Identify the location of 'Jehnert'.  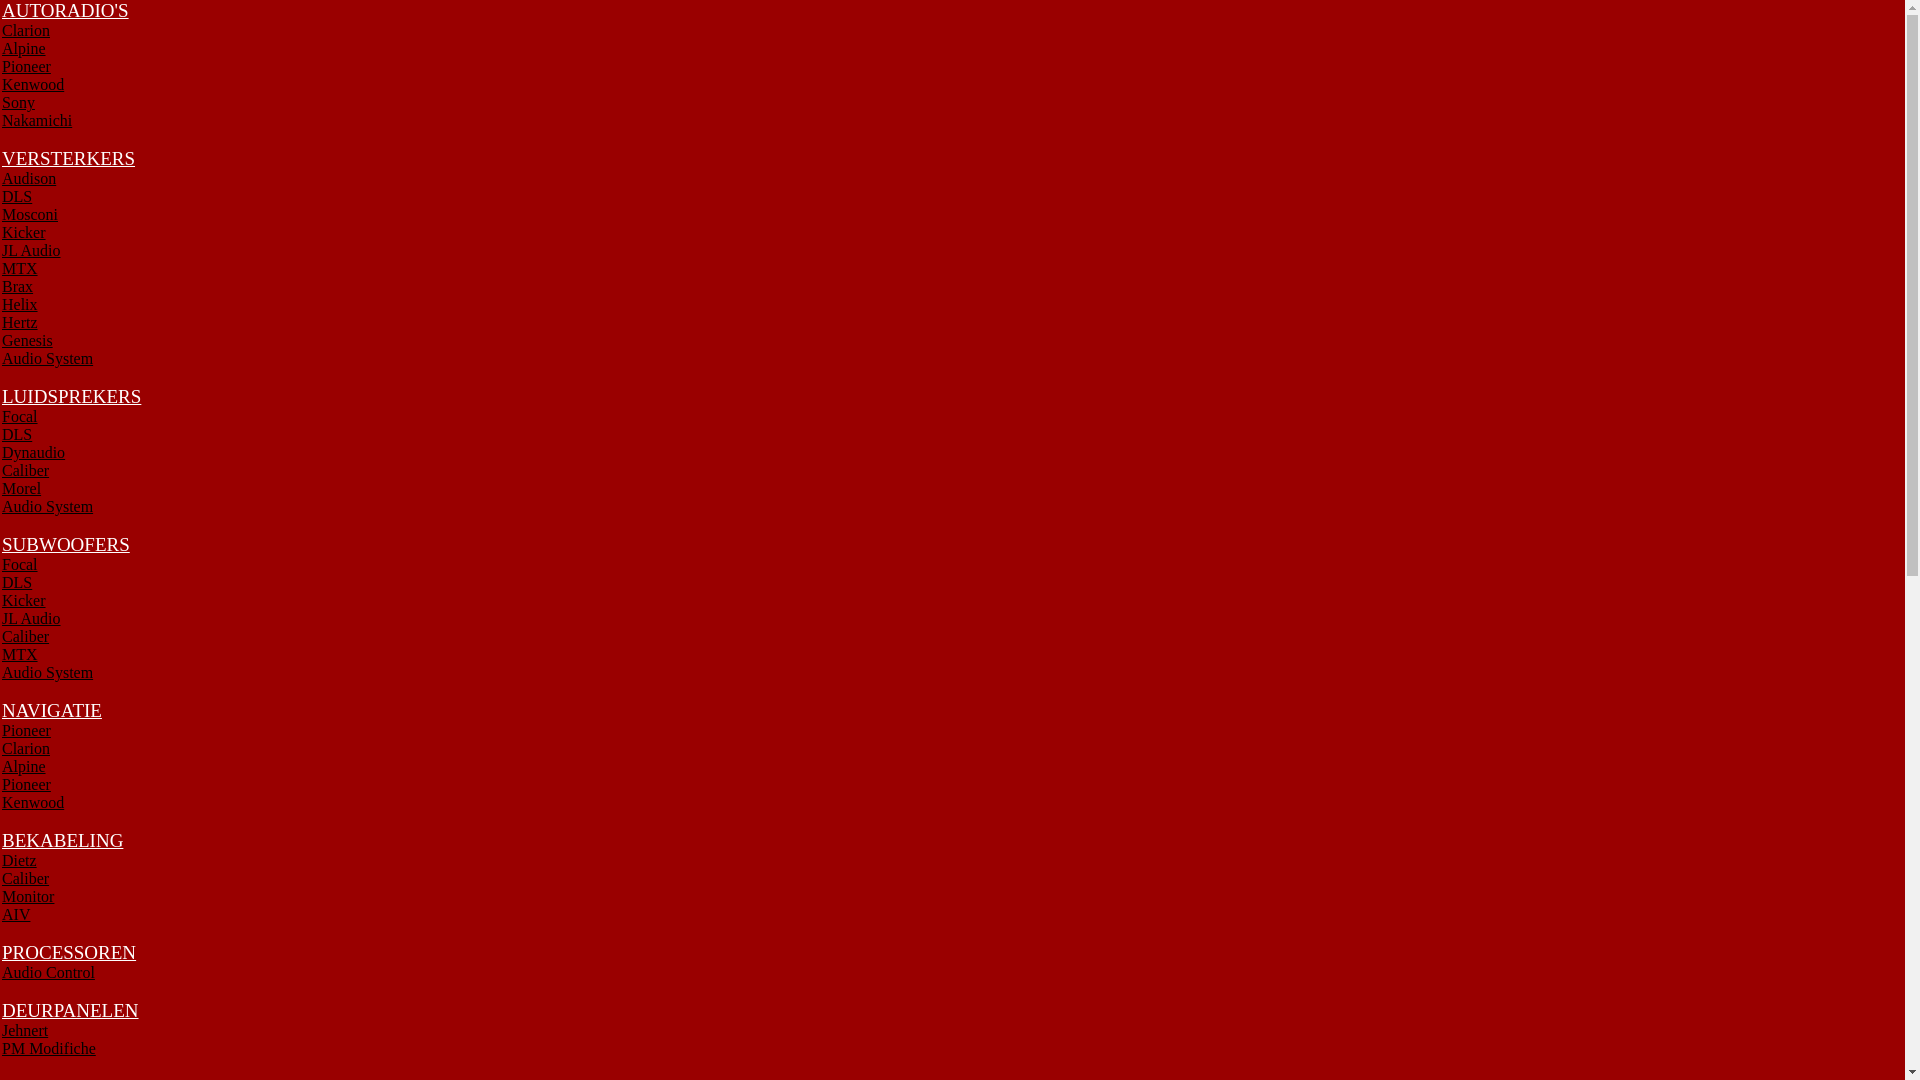
(24, 1030).